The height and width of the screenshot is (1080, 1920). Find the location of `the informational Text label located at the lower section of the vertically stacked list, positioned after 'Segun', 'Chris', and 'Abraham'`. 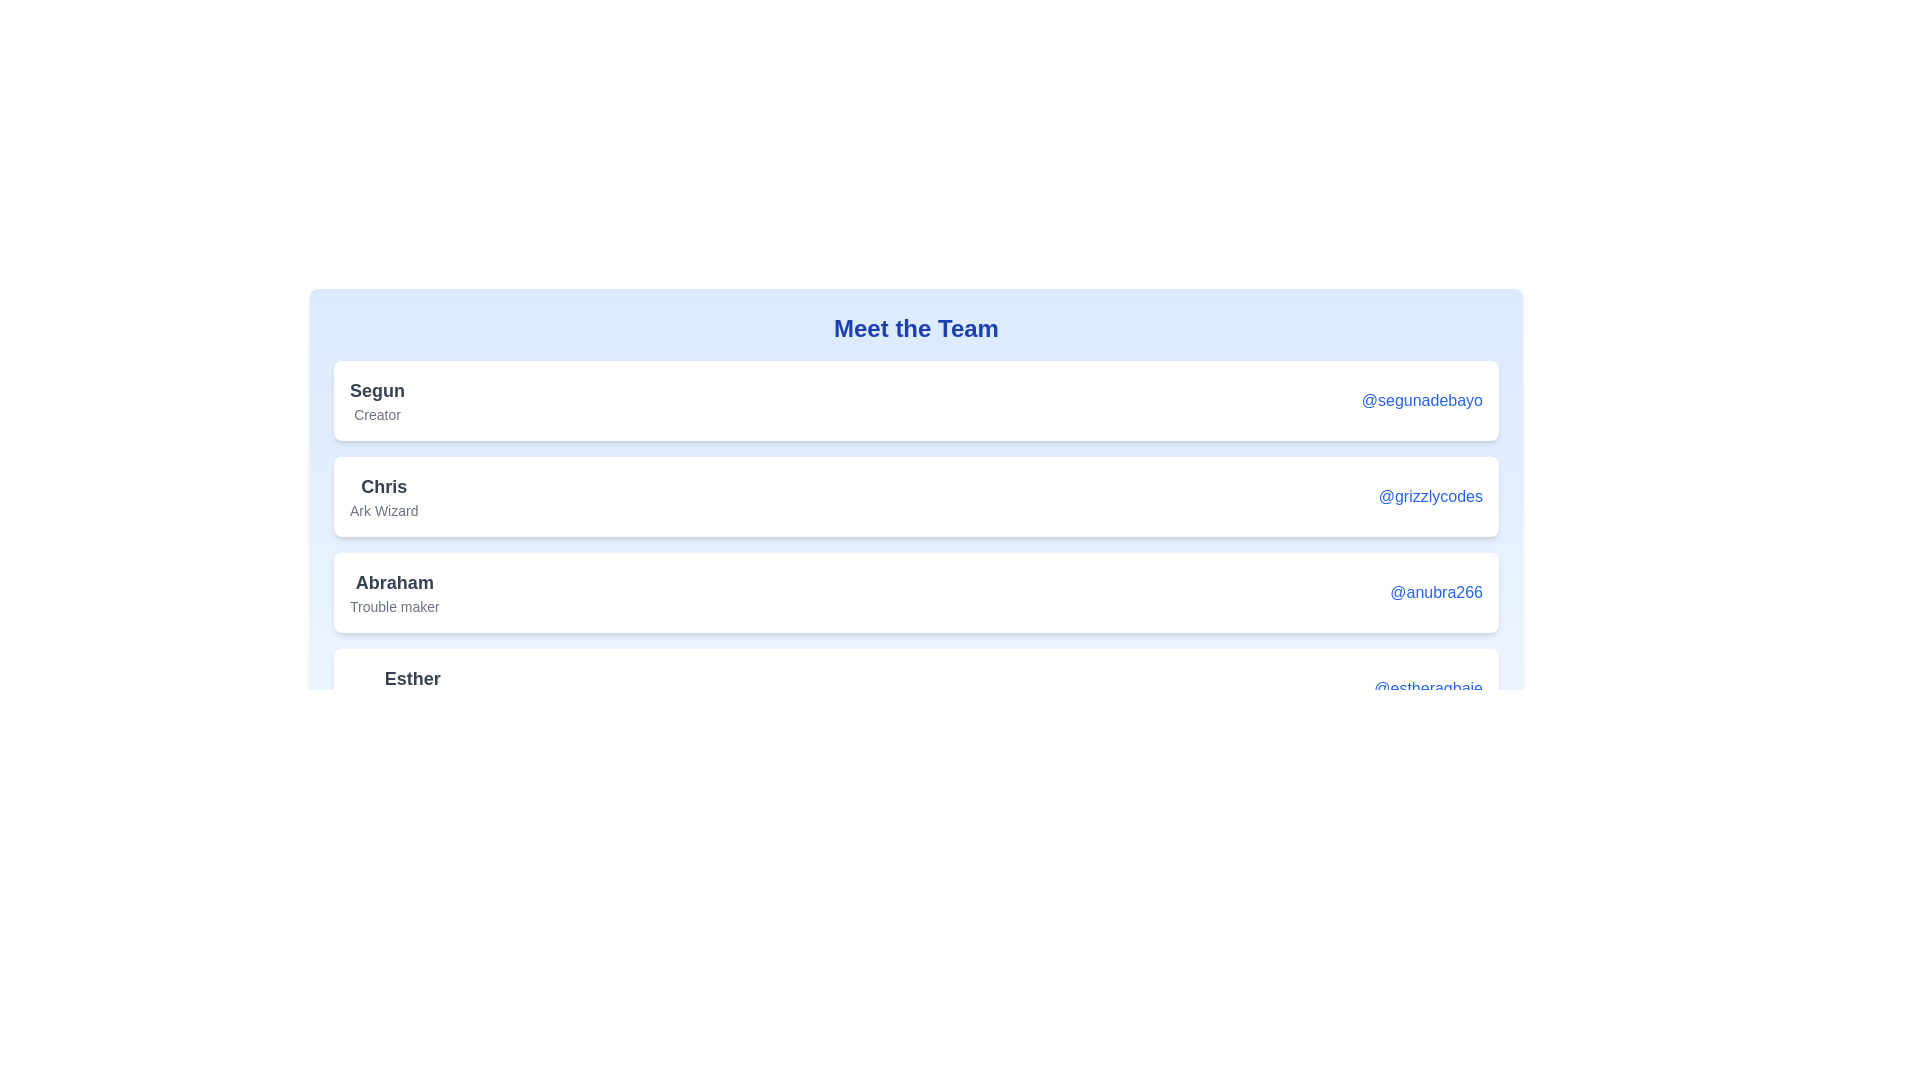

the informational Text label located at the lower section of the vertically stacked list, positioned after 'Segun', 'Chris', and 'Abraham' is located at coordinates (411, 688).